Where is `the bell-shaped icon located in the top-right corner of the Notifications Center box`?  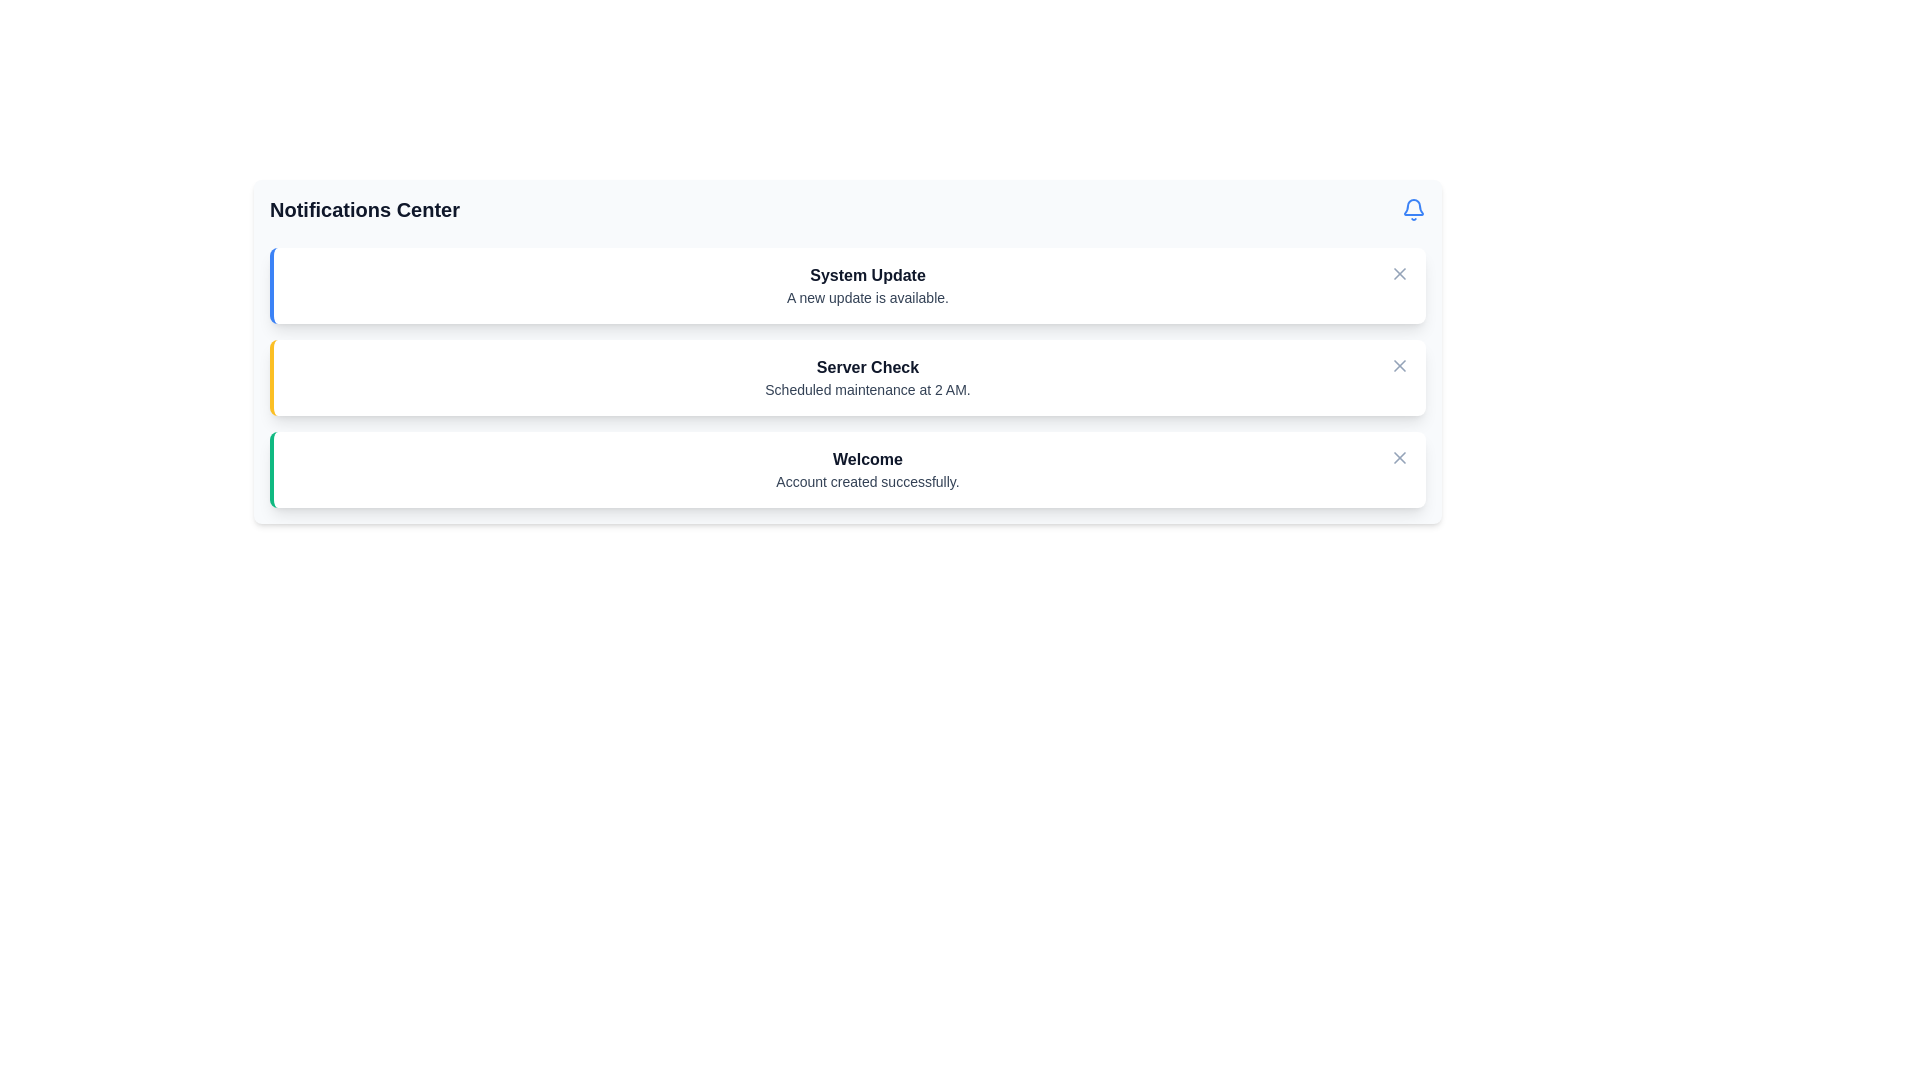
the bell-shaped icon located in the top-right corner of the Notifications Center box is located at coordinates (1413, 207).